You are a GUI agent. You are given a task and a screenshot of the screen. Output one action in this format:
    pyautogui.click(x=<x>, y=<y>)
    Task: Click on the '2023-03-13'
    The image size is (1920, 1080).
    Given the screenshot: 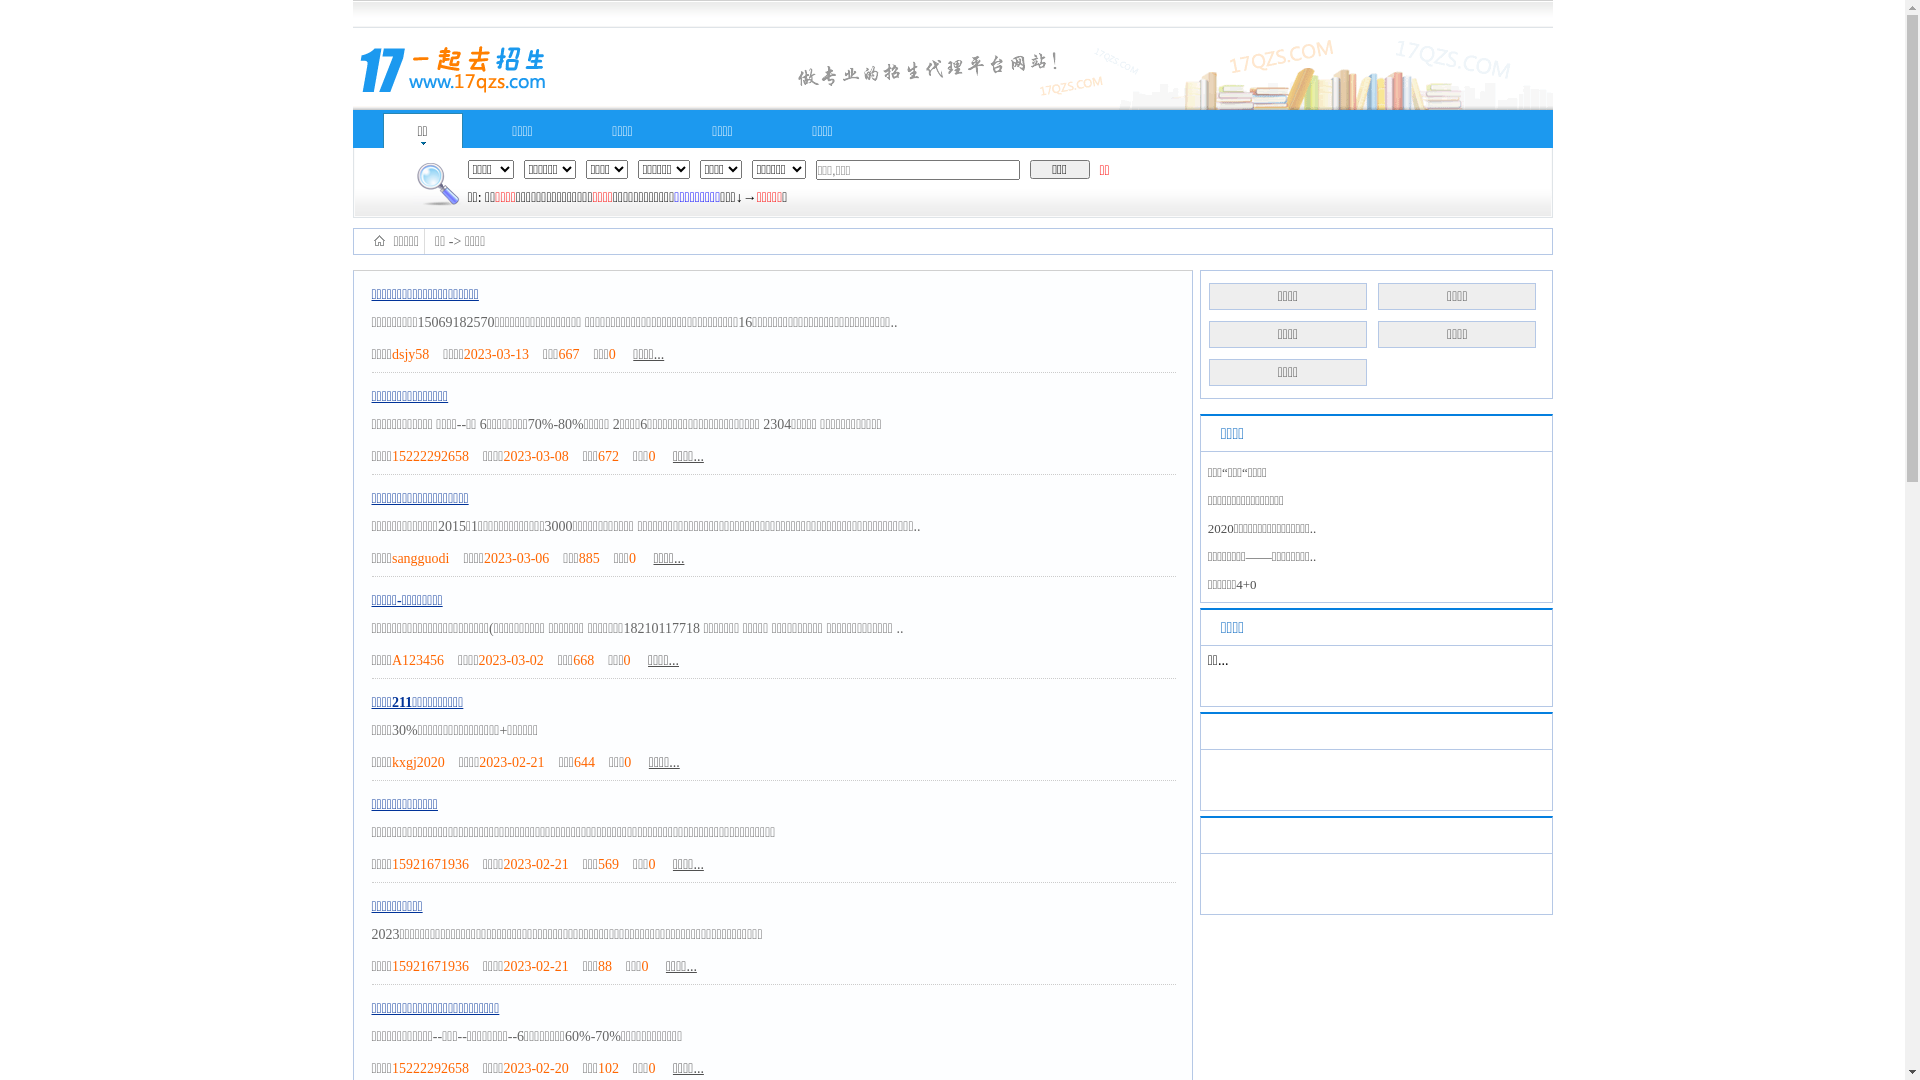 What is the action you would take?
    pyautogui.click(x=463, y=353)
    